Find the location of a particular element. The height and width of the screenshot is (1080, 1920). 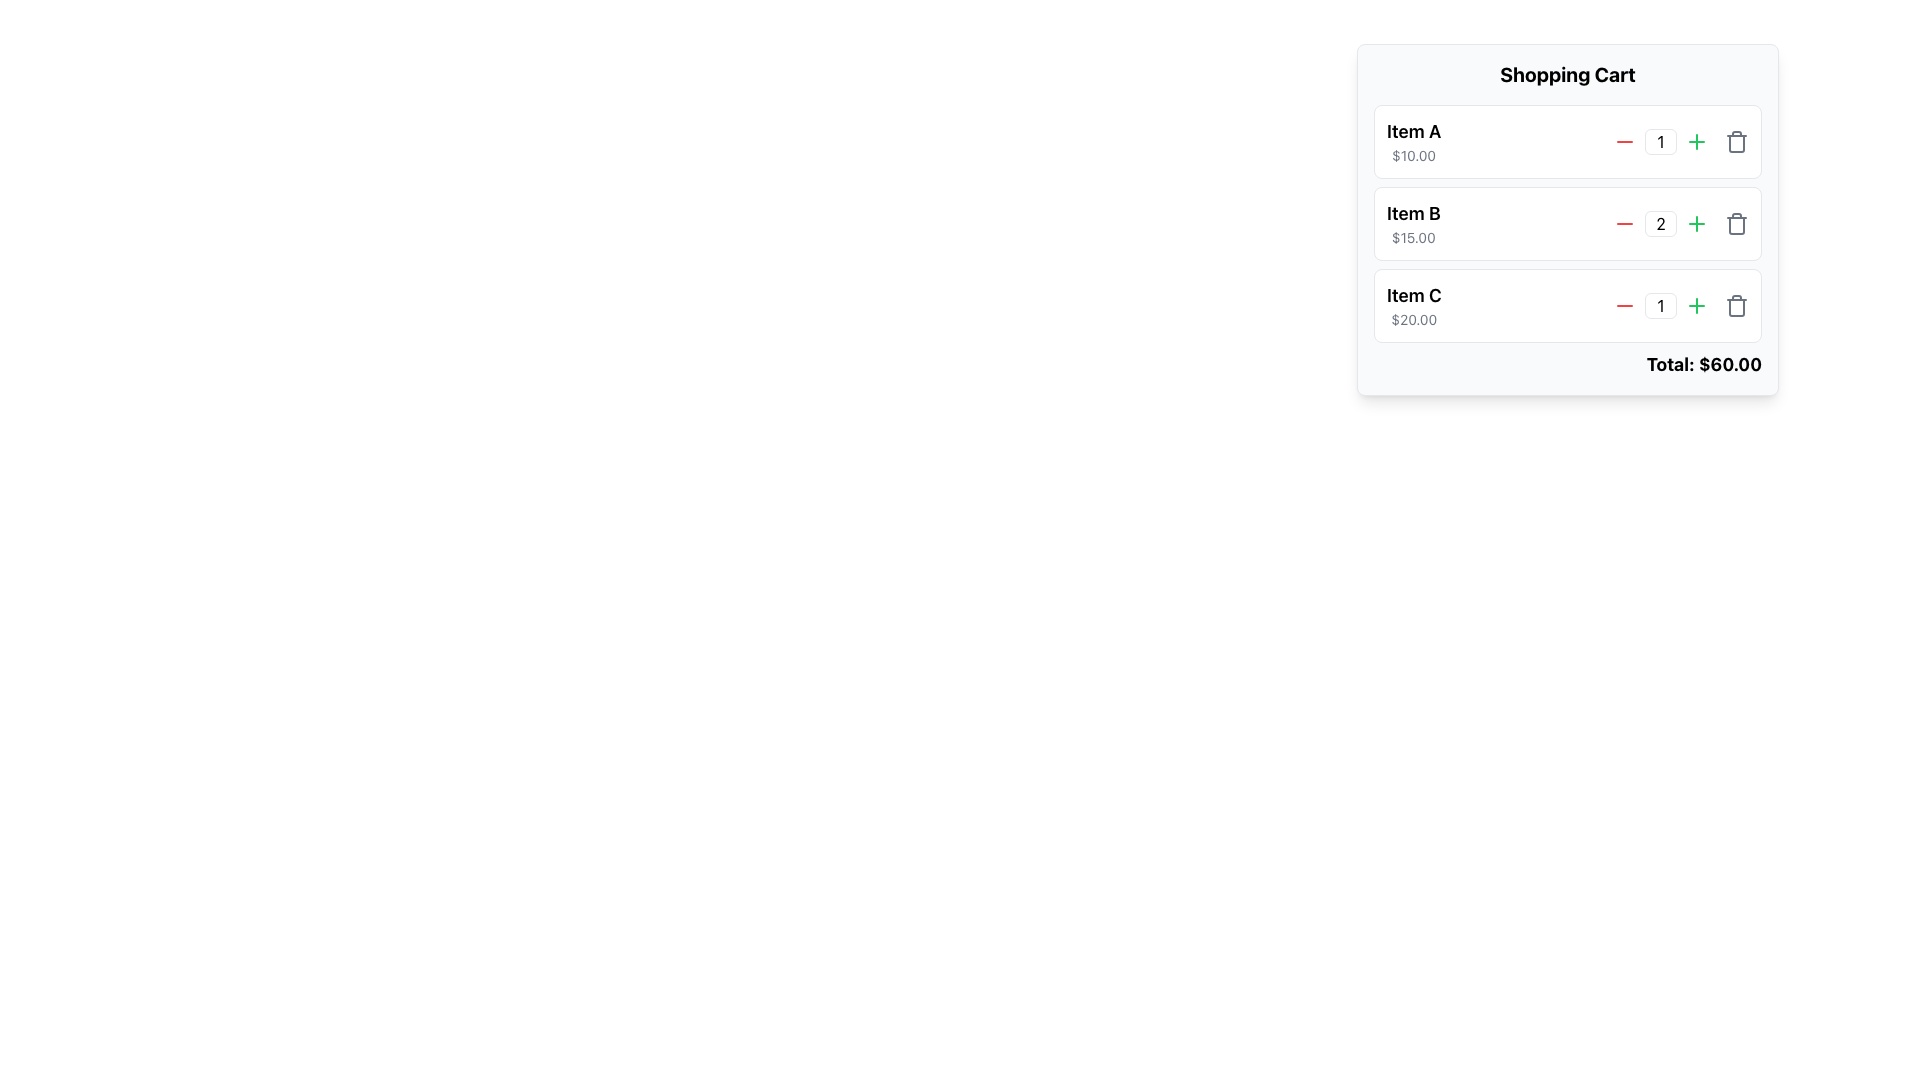

the control group that adjusts the quantity of 'Item A' in the shopping cart for editing is located at coordinates (1680, 141).